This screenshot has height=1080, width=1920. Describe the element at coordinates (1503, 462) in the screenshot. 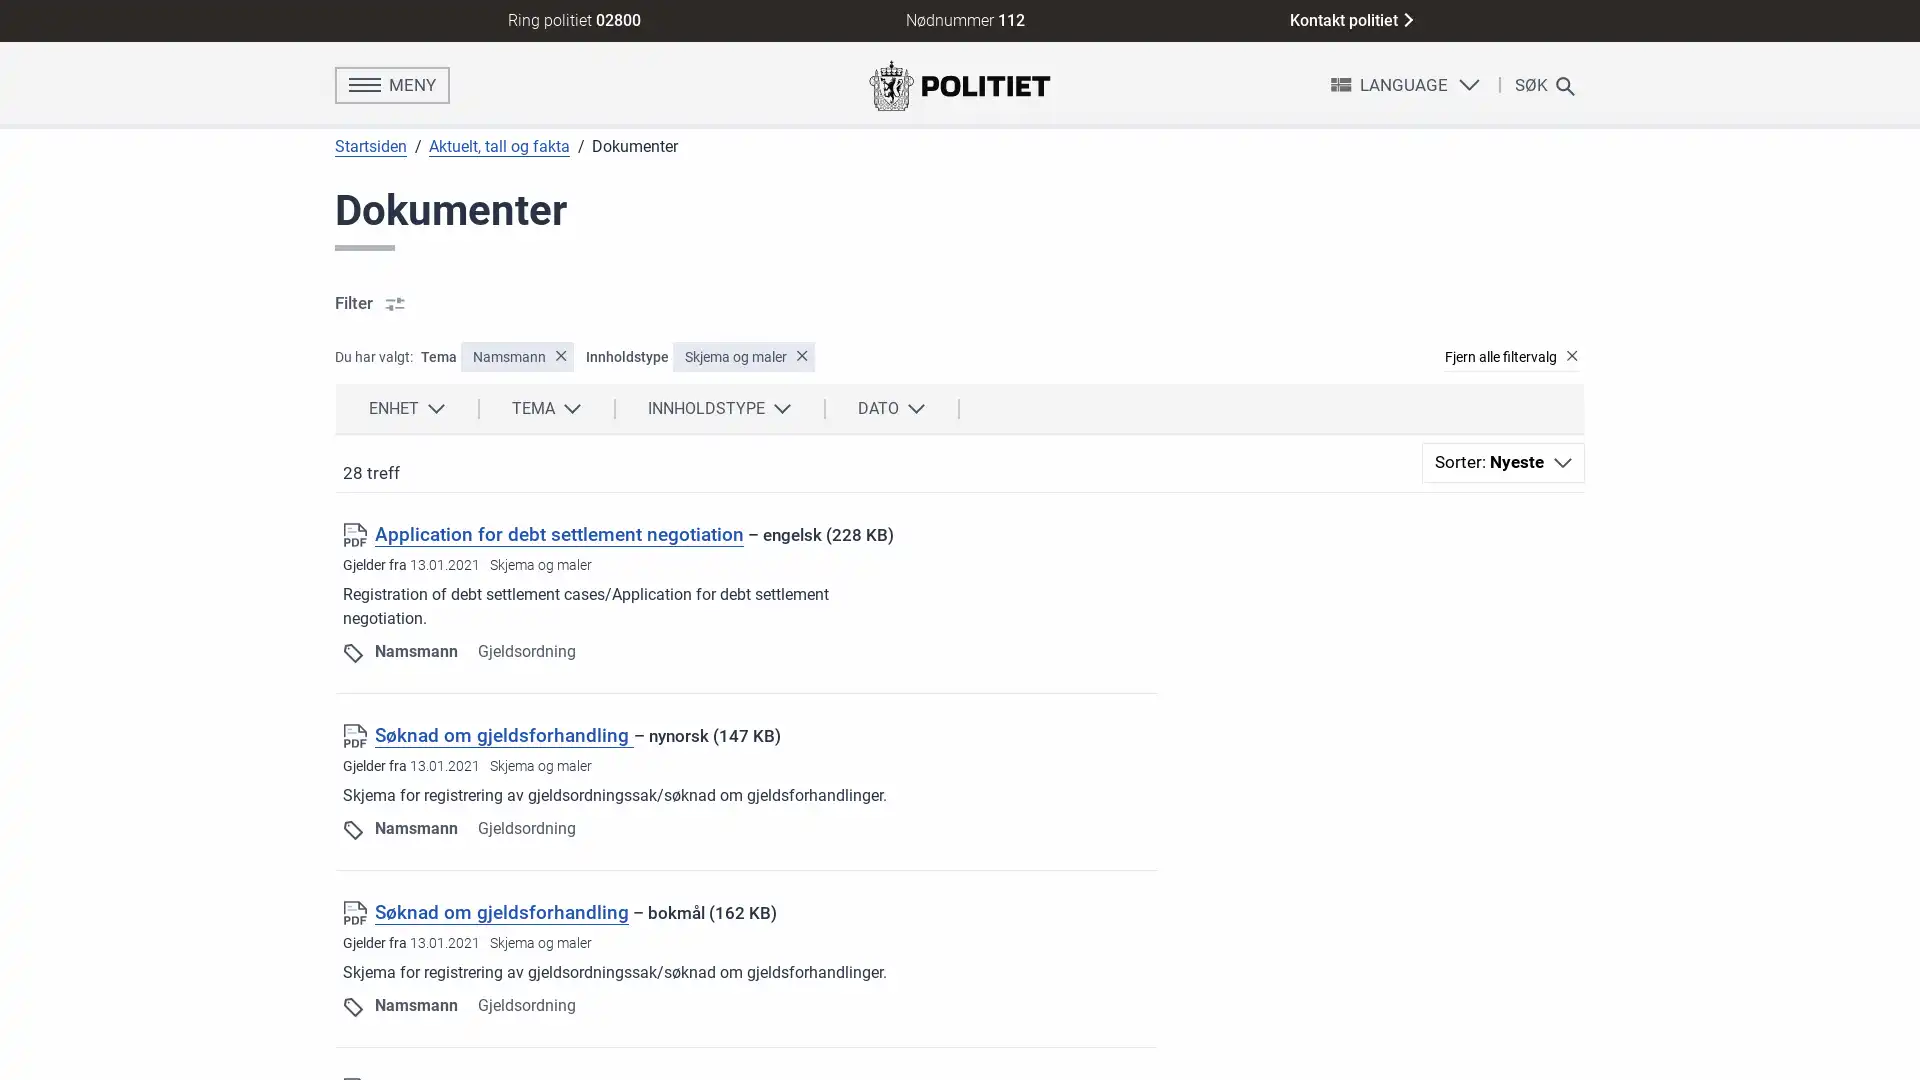

I see `Sorter: Nyeste` at that location.